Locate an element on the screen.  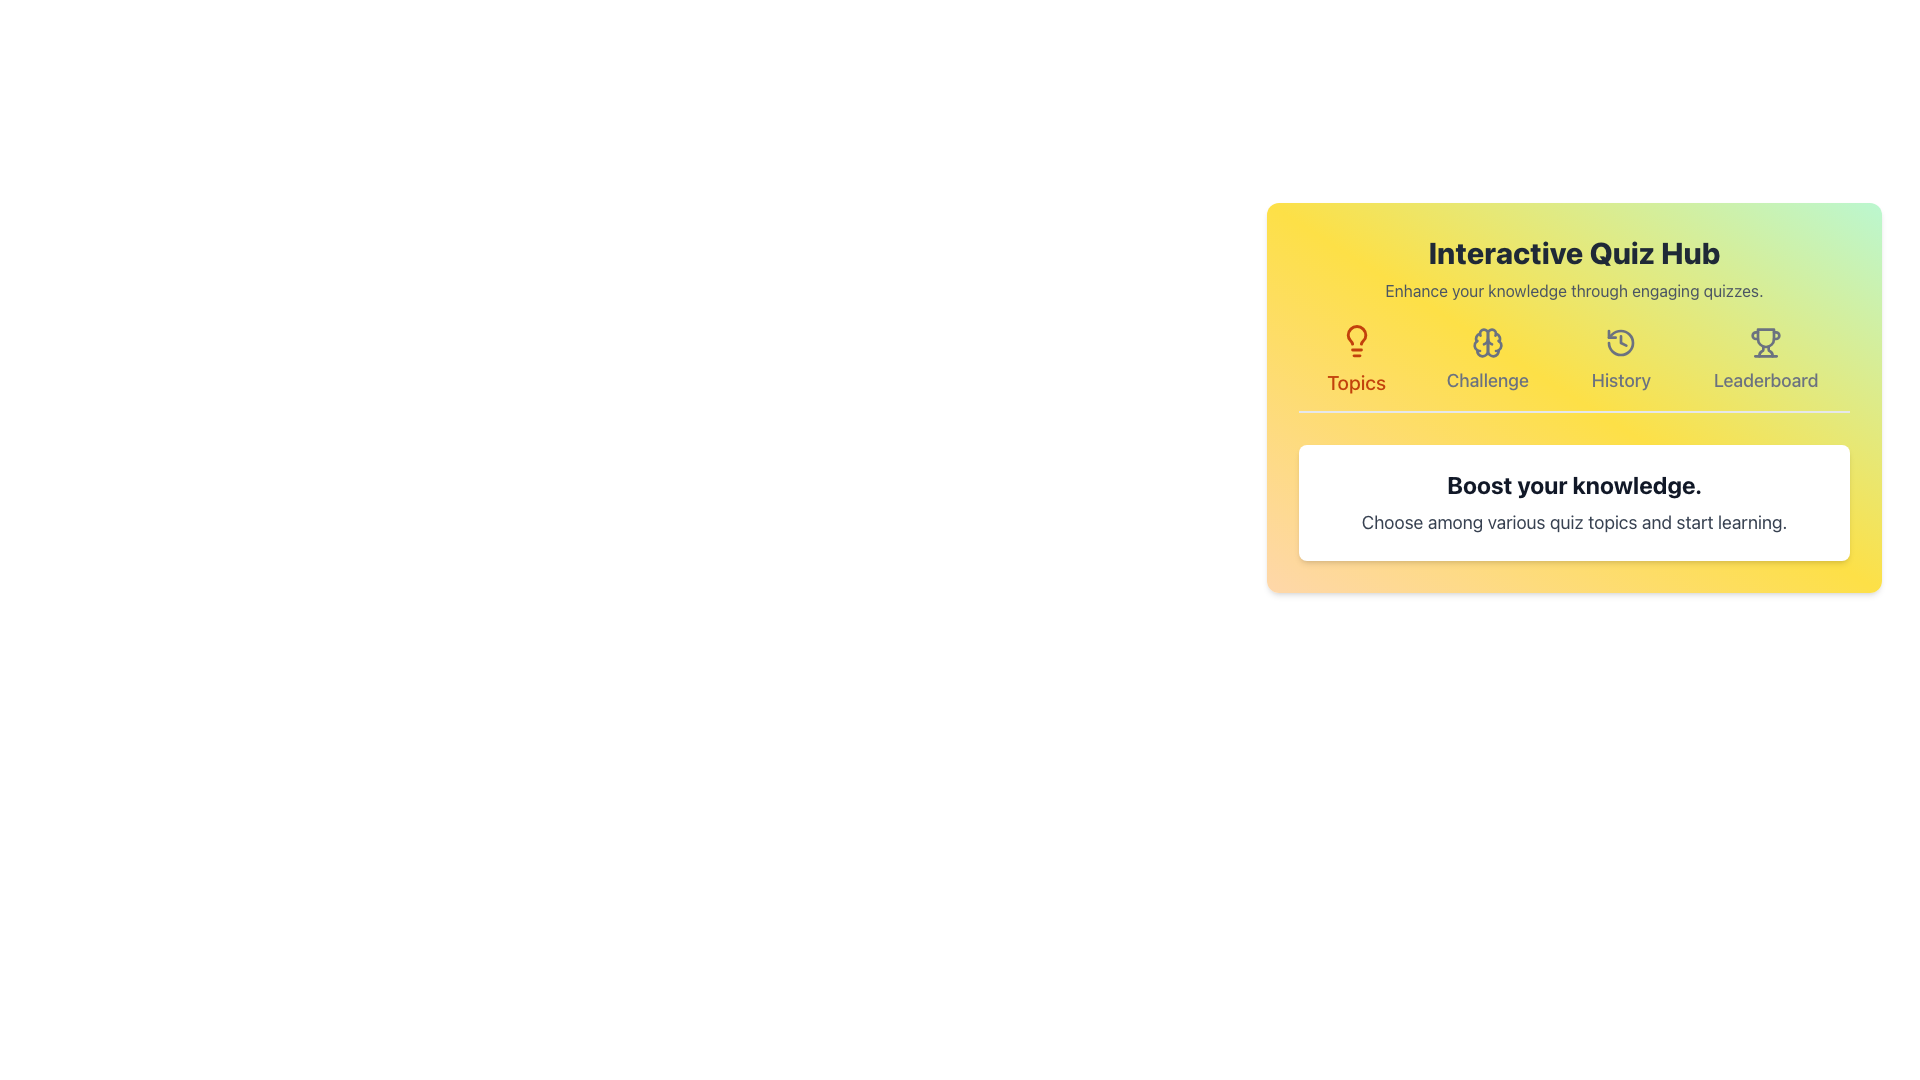
descriptive text block located within the card UI component, positioned below the header 'Boost your knowledge.' is located at coordinates (1573, 522).